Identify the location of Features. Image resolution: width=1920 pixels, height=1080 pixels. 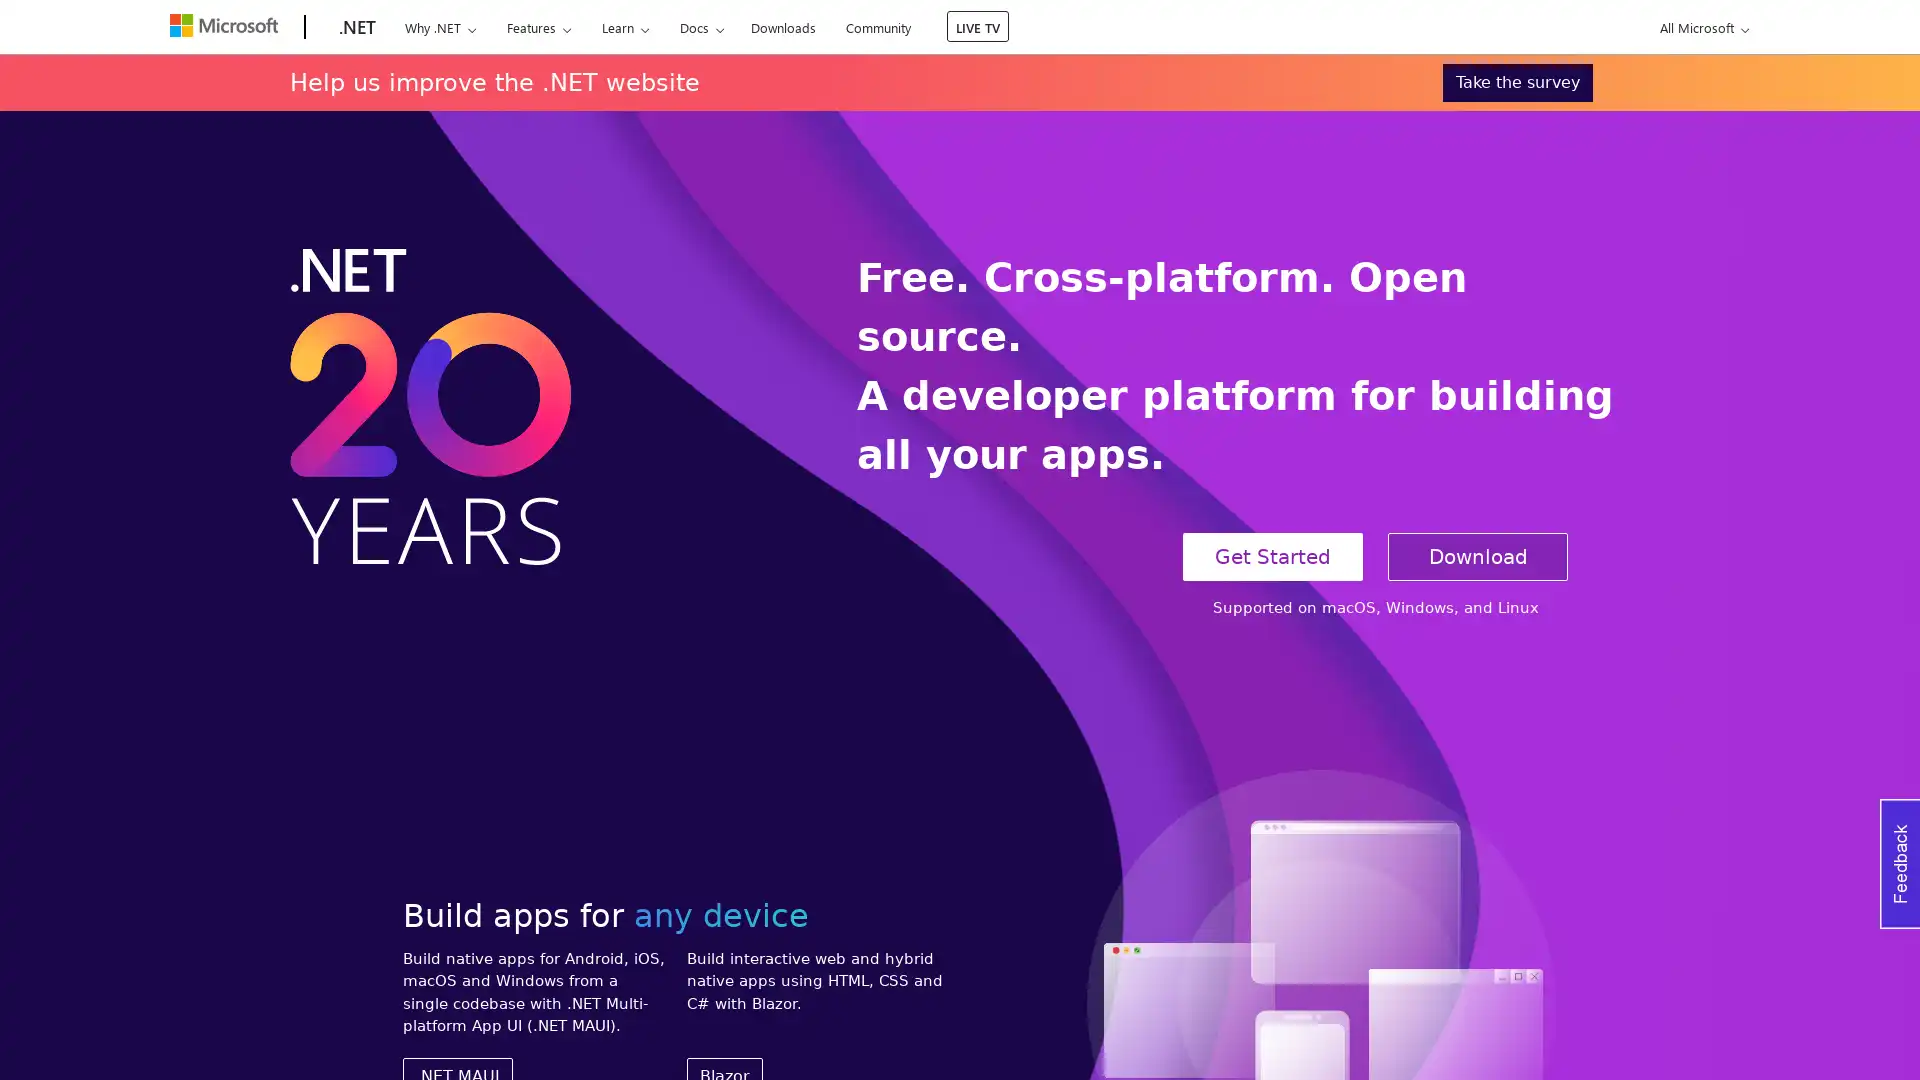
(538, 27).